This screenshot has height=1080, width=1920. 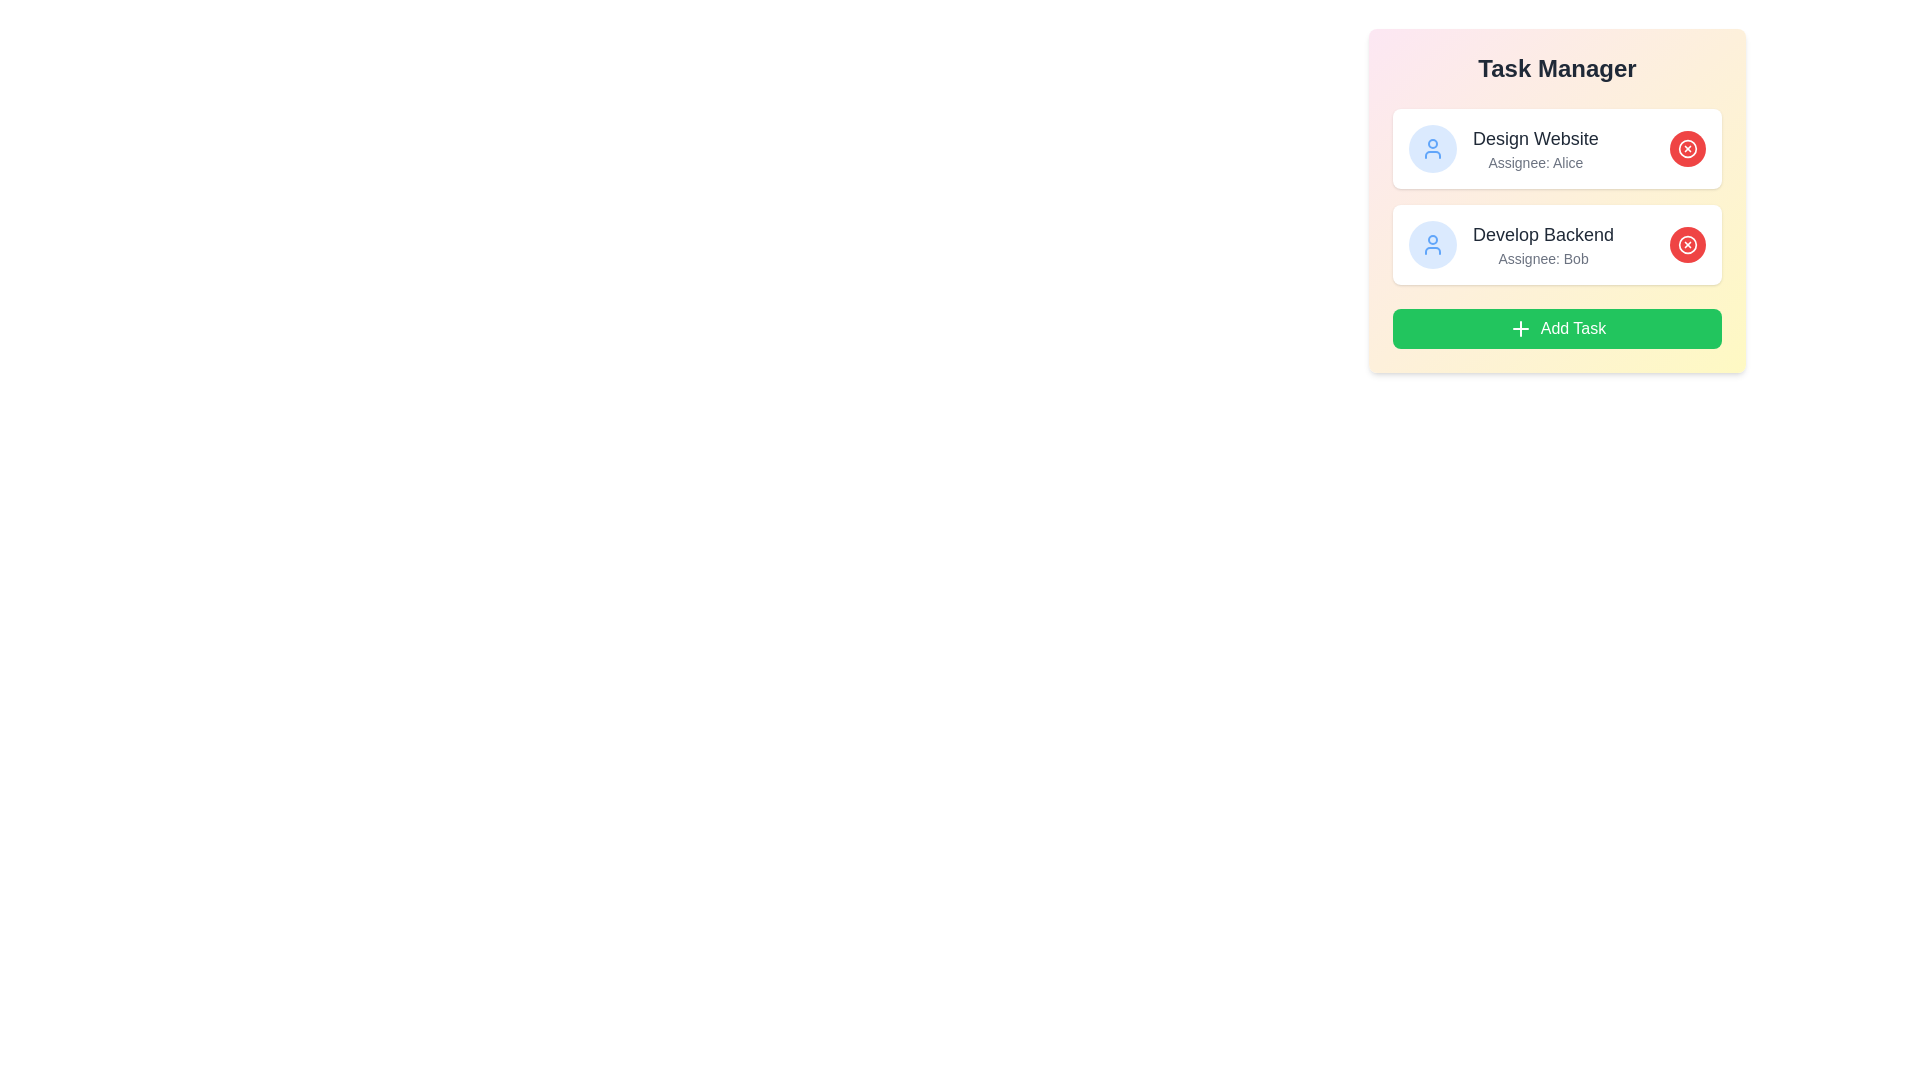 What do you see at coordinates (1502, 148) in the screenshot?
I see `to select the first task listed under the 'Task Manager' heading in the task management interface` at bounding box center [1502, 148].